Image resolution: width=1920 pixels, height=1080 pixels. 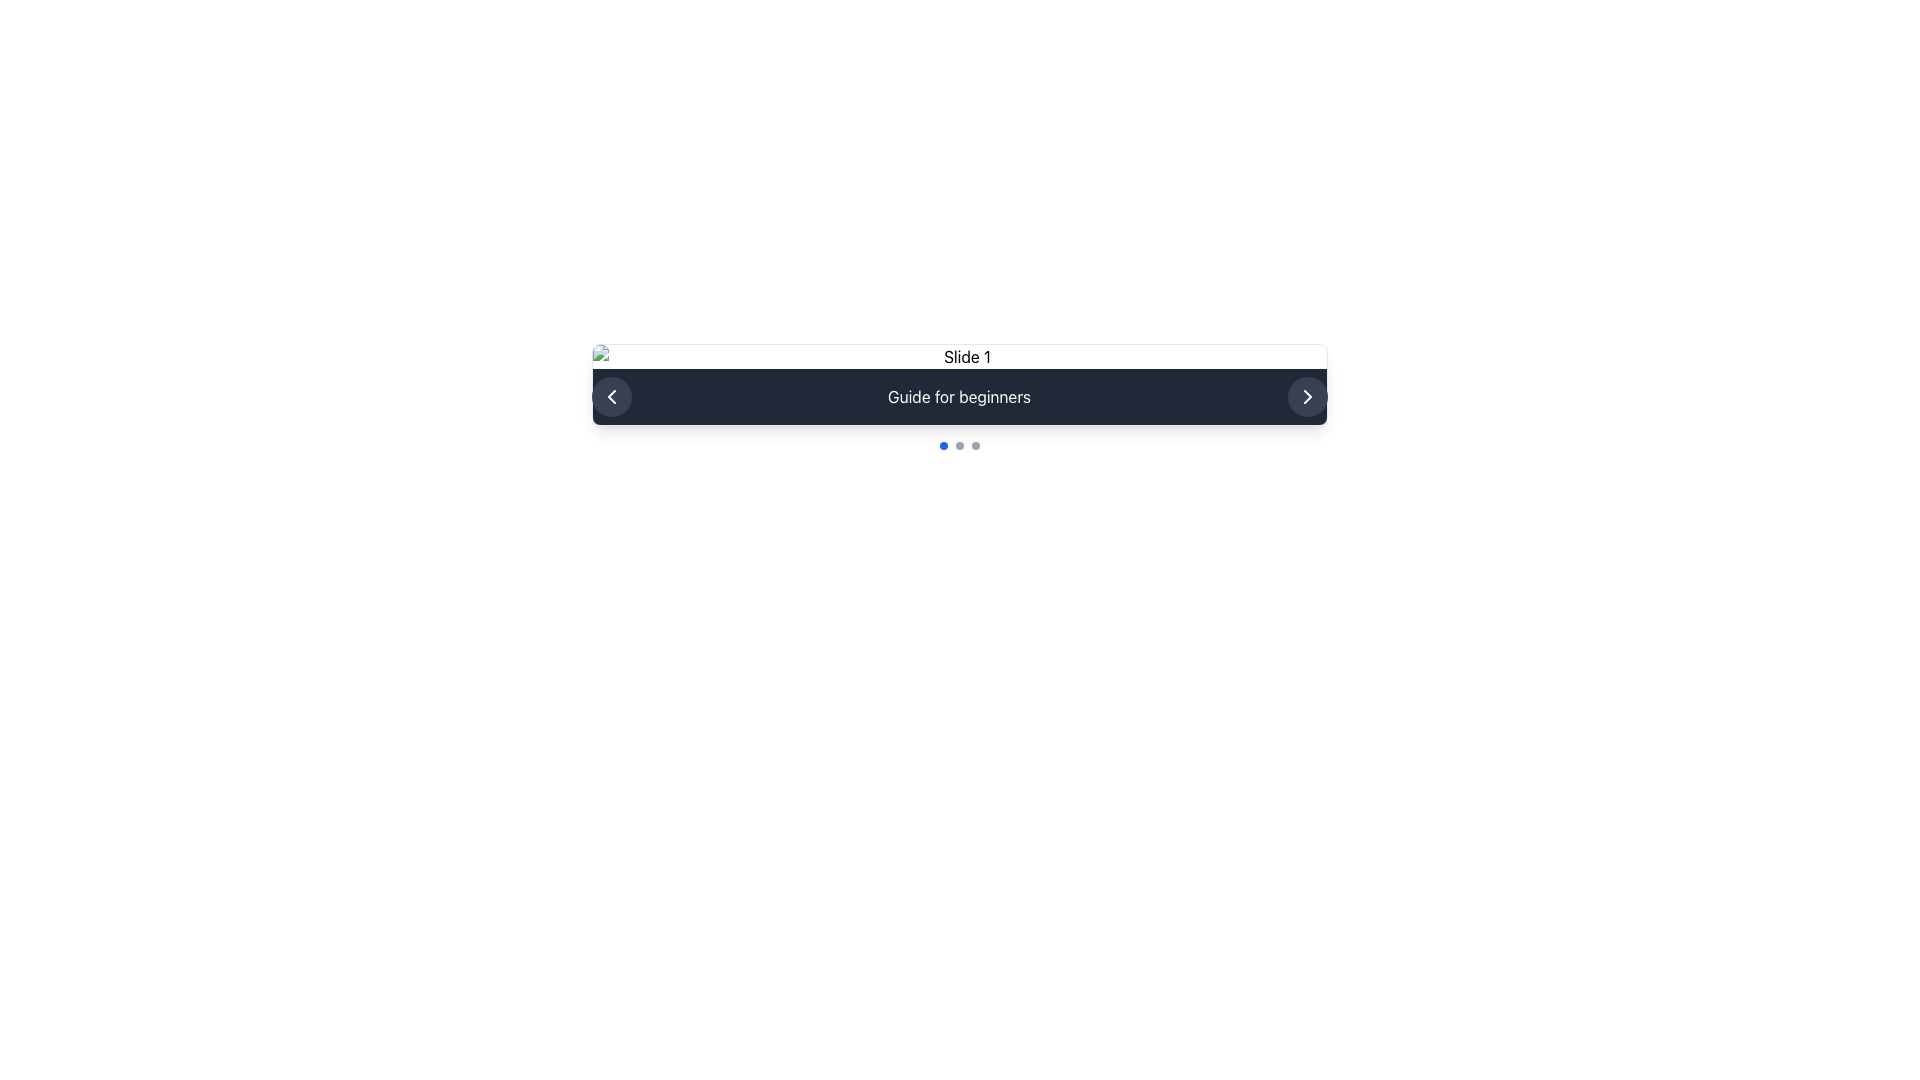 I want to click on the text label reading 'Guide for beginners' which is centered in a dark background within the navigation bar, so click(x=958, y=397).